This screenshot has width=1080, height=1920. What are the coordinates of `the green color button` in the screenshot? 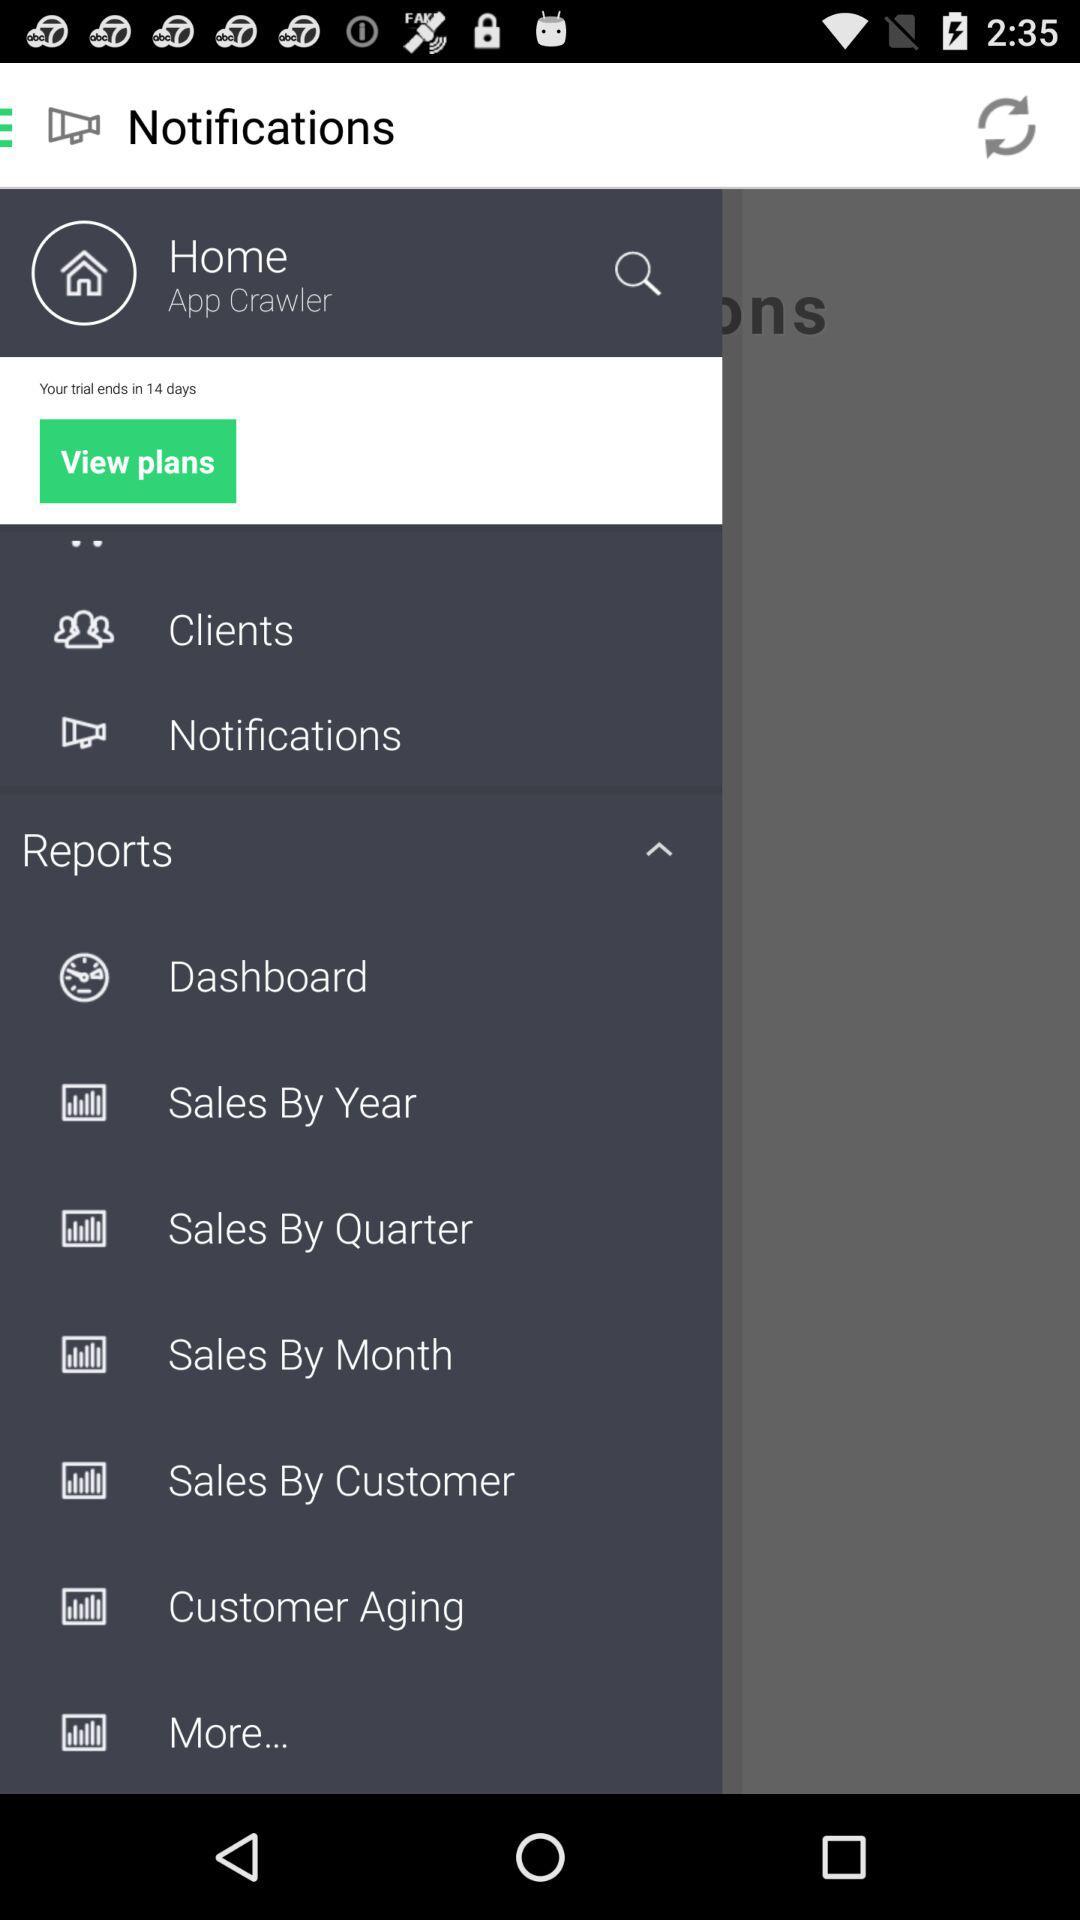 It's located at (137, 459).